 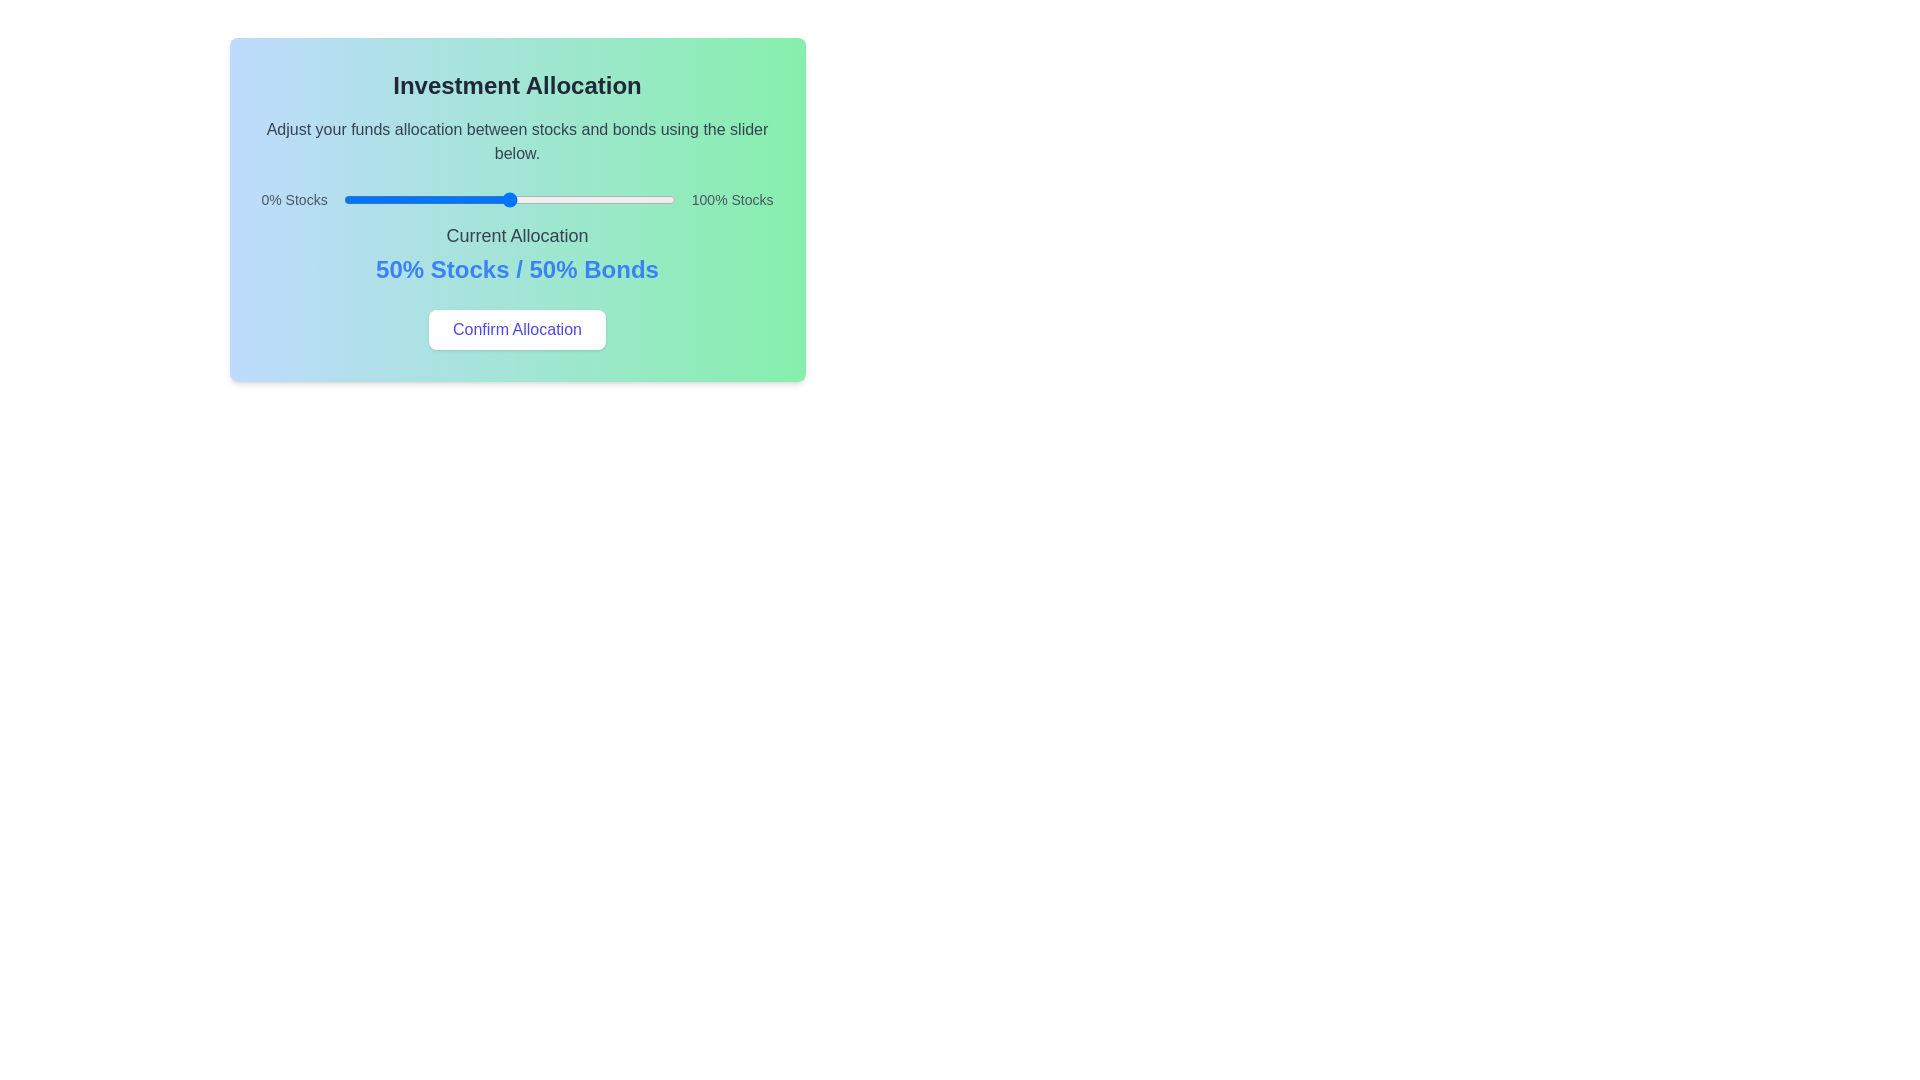 I want to click on the slider to set the investment allocation to 38% of stocks, so click(x=468, y=200).